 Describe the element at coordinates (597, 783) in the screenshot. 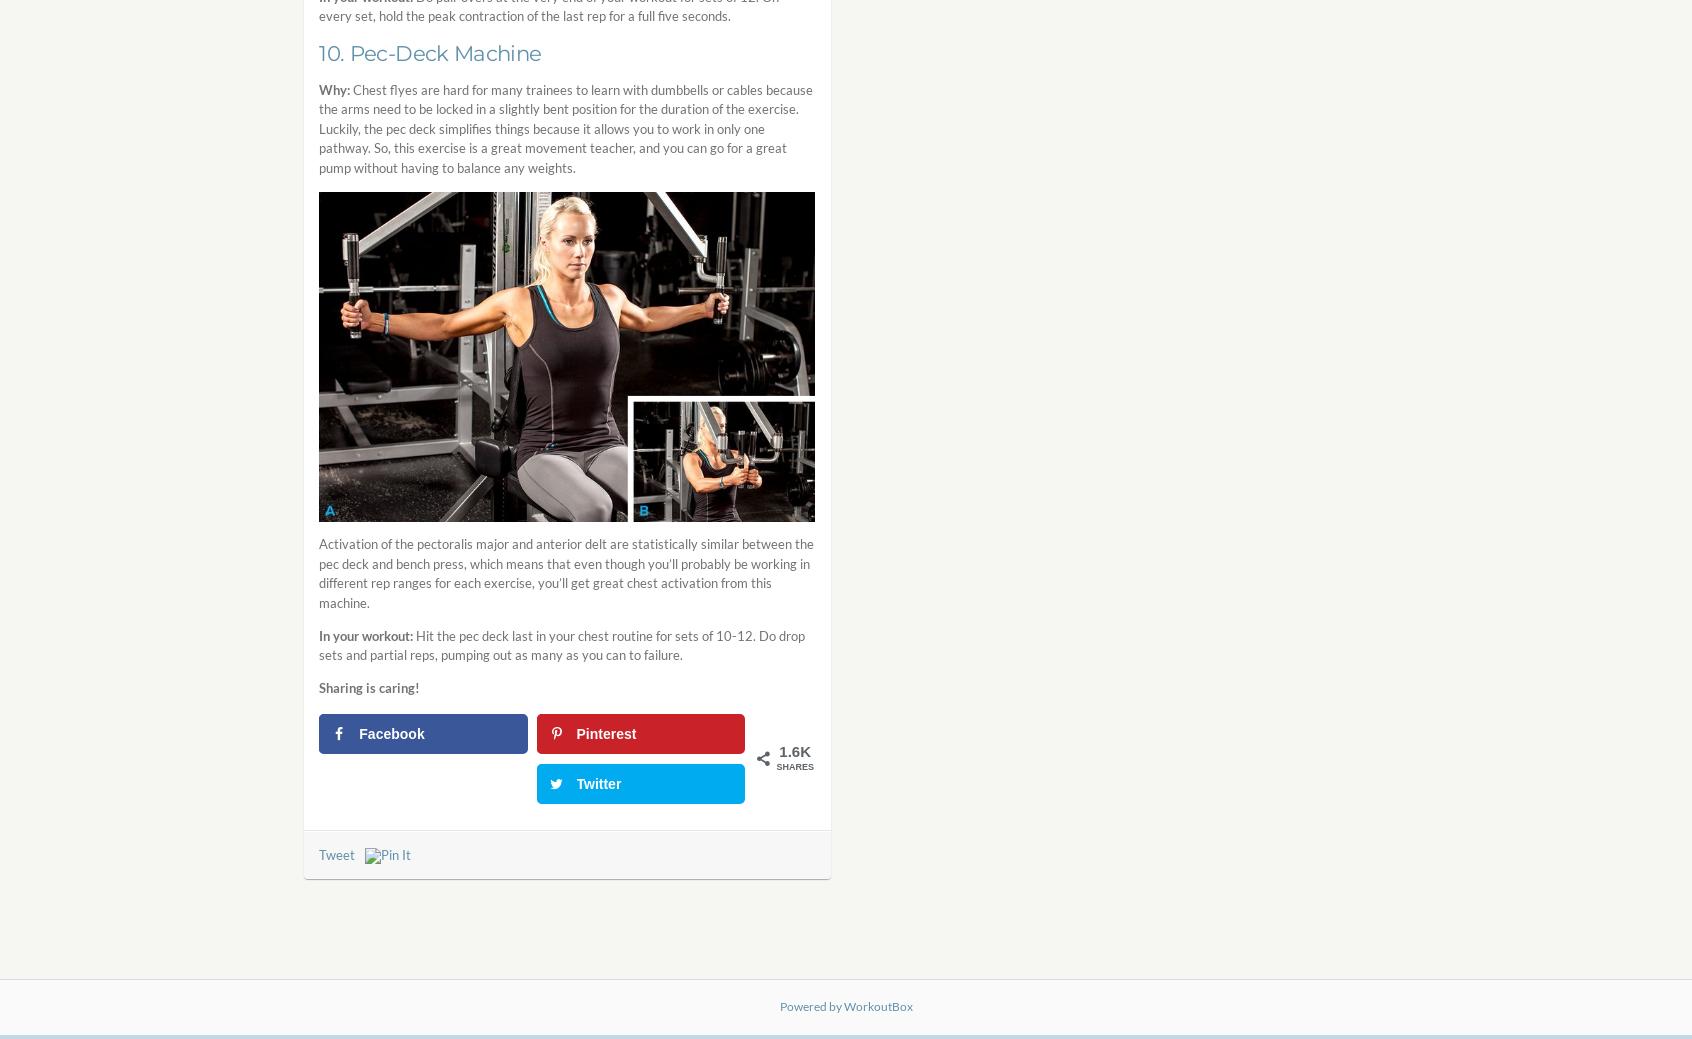

I see `'Twitter'` at that location.